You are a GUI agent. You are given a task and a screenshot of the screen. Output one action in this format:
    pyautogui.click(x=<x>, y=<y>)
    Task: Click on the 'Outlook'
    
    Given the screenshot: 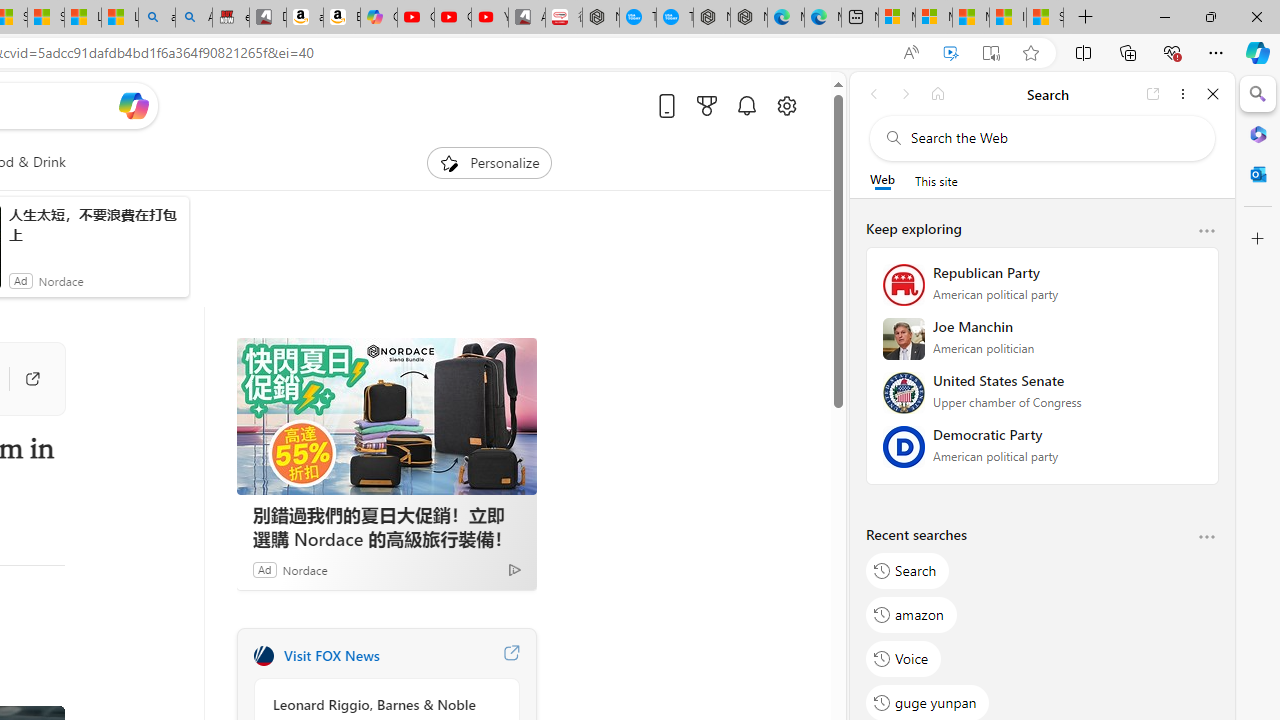 What is the action you would take?
    pyautogui.click(x=1257, y=173)
    